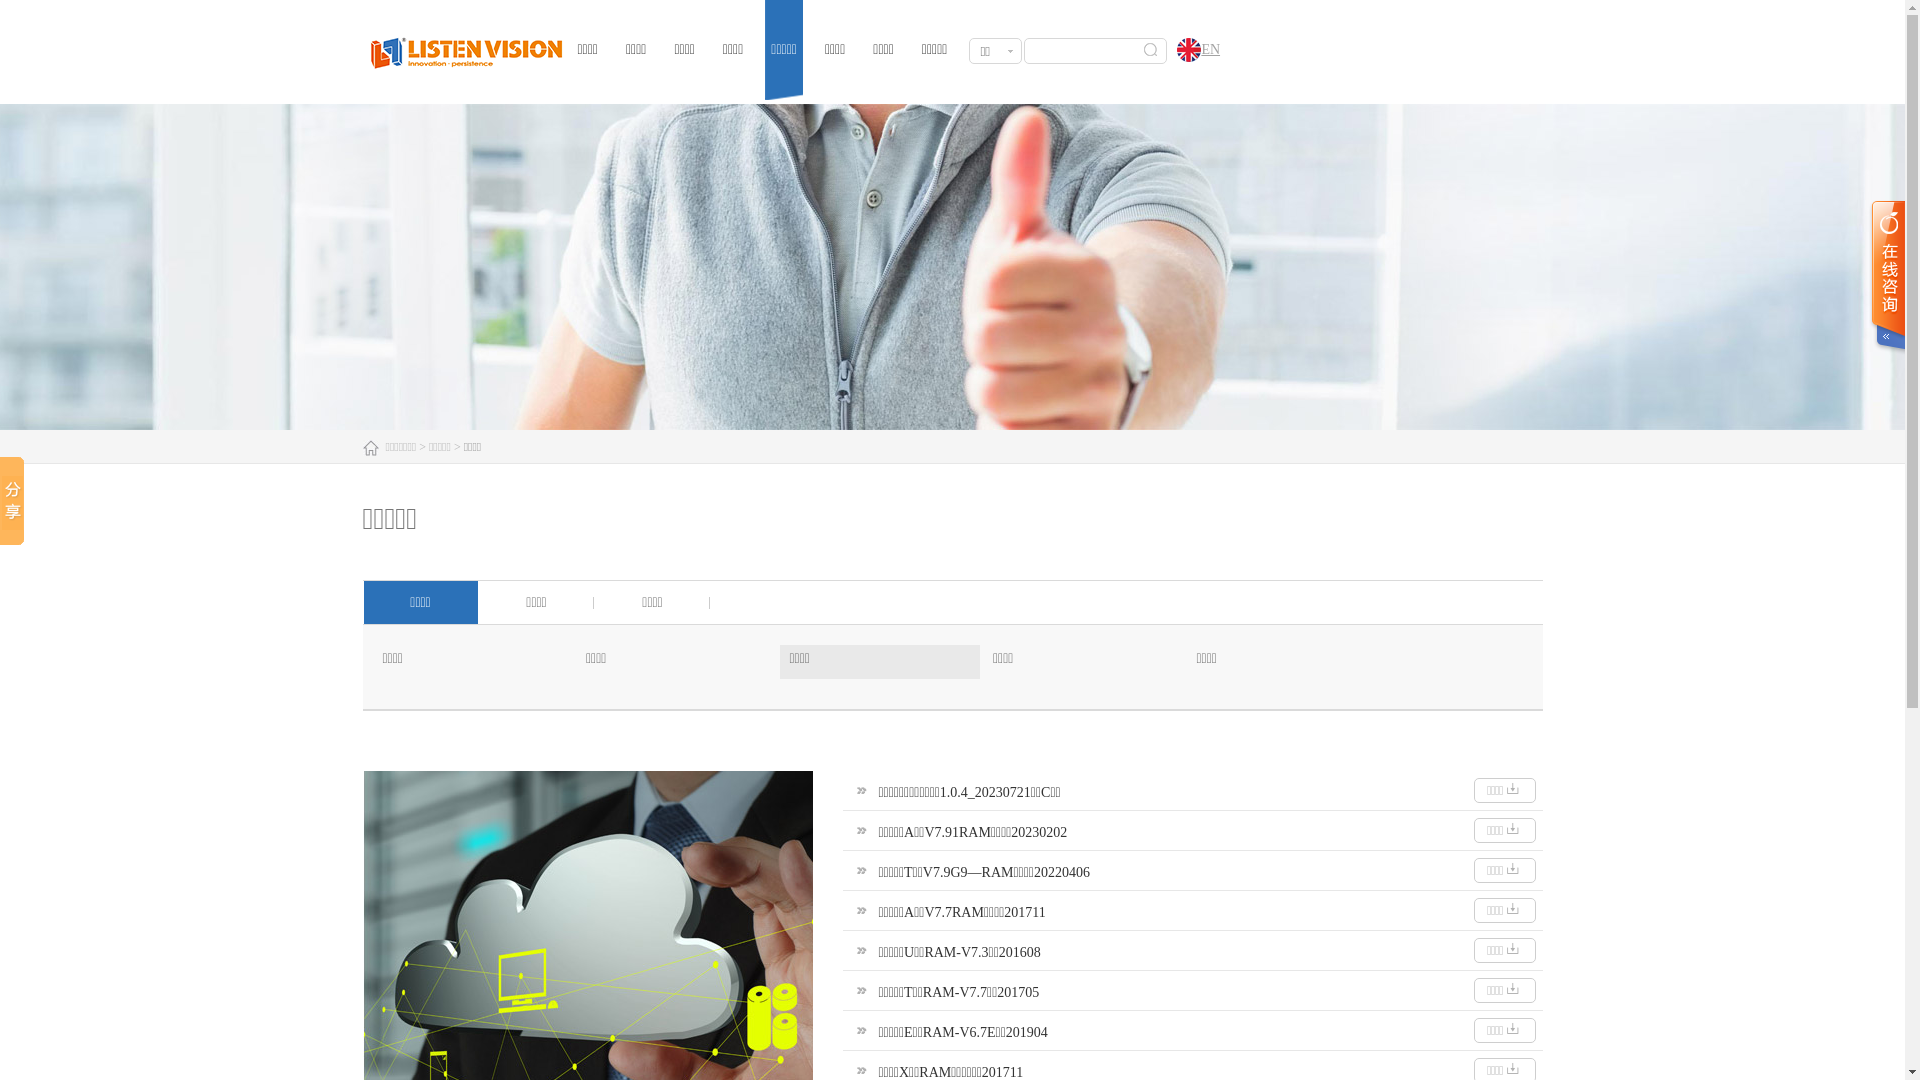 This screenshot has width=1920, height=1080. Describe the element at coordinates (1166, 50) in the screenshot. I see `'EN'` at that location.